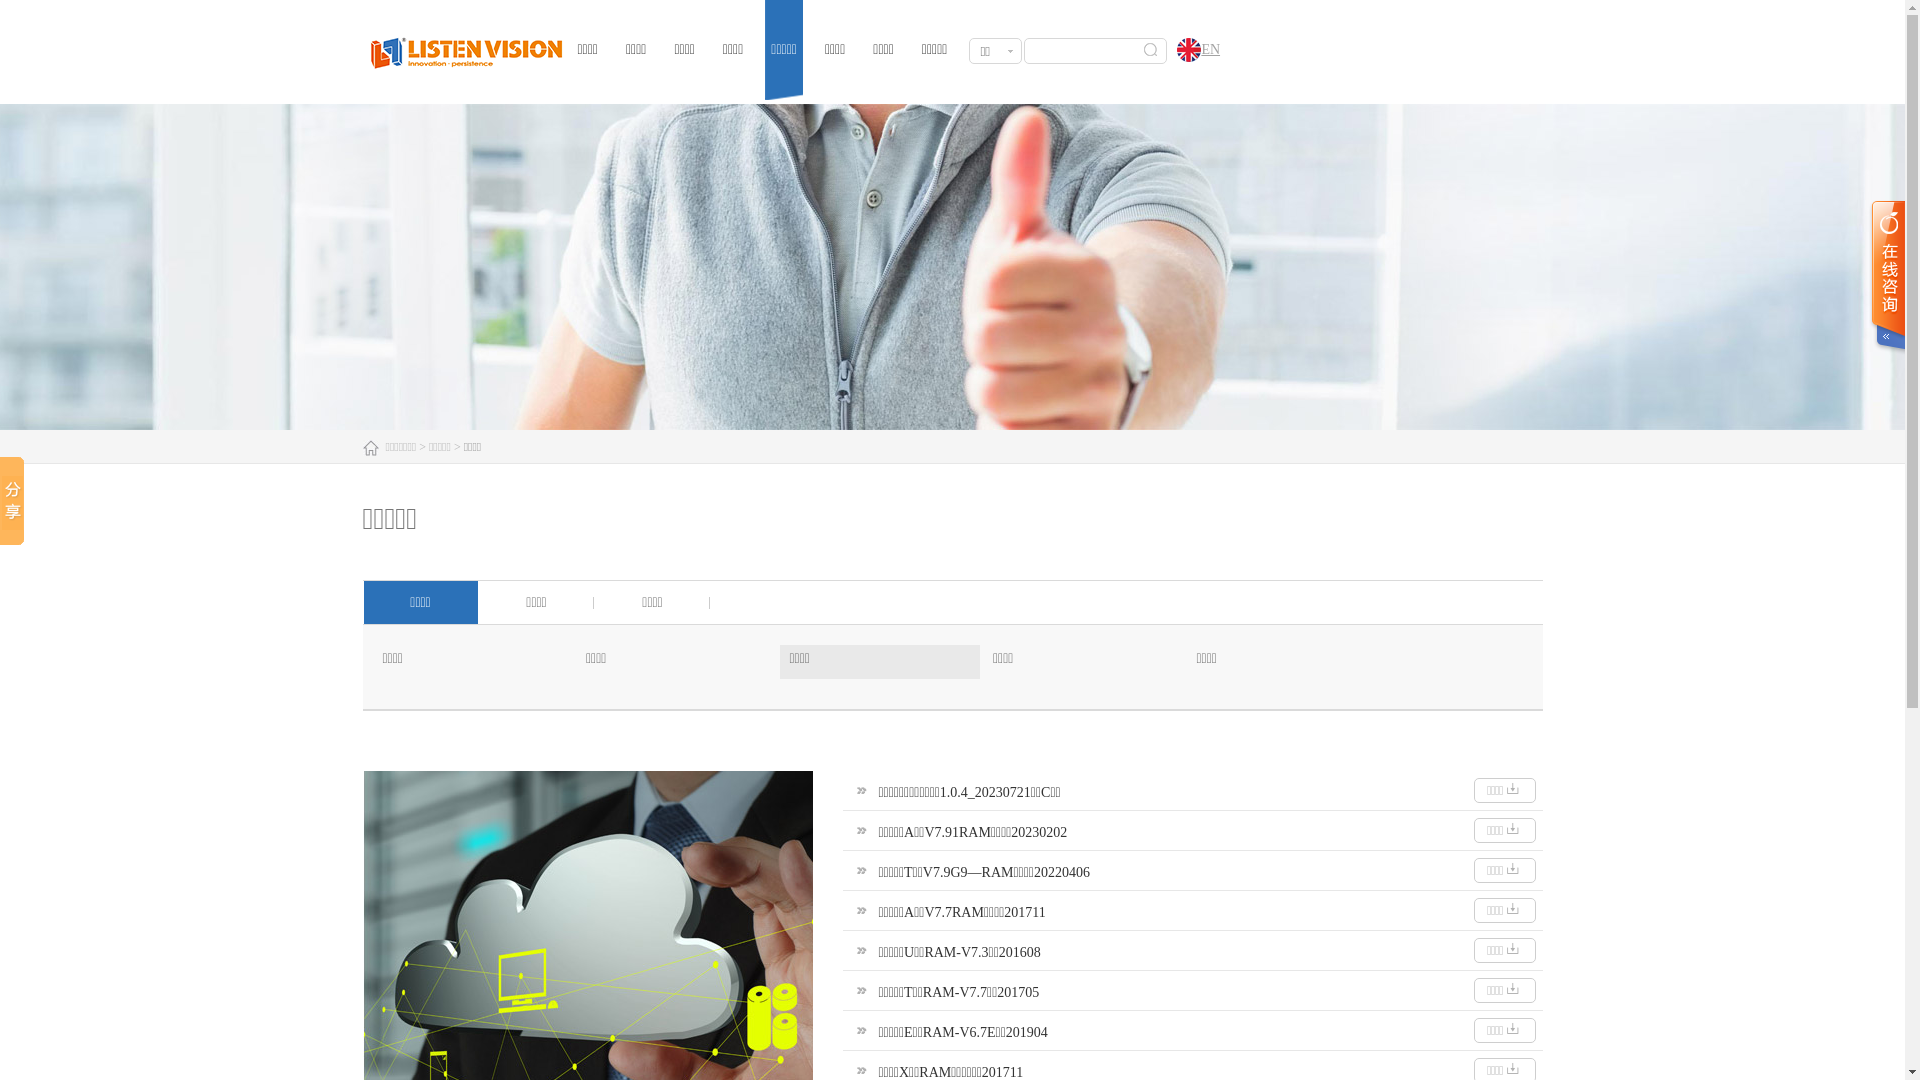 This screenshot has width=1920, height=1080. Describe the element at coordinates (1166, 50) in the screenshot. I see `'EN'` at that location.